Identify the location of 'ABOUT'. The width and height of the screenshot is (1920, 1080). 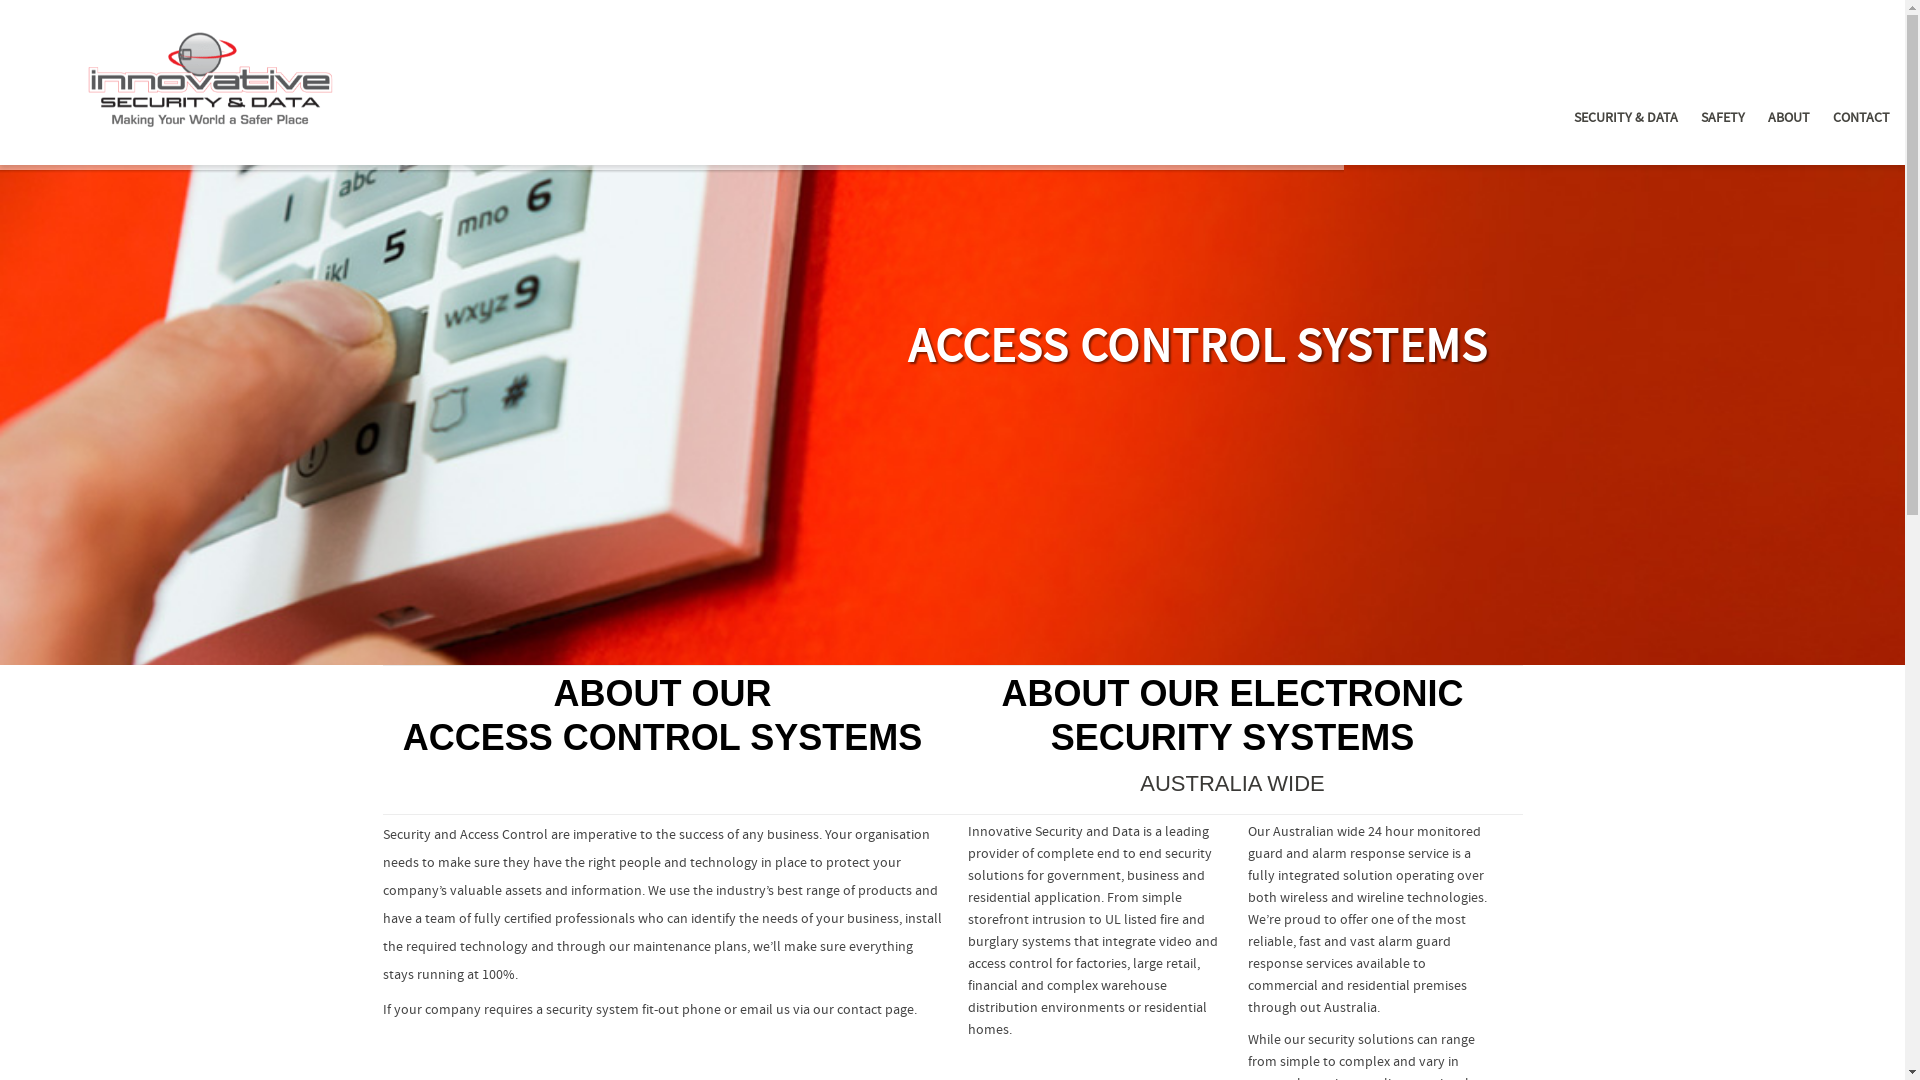
(1789, 119).